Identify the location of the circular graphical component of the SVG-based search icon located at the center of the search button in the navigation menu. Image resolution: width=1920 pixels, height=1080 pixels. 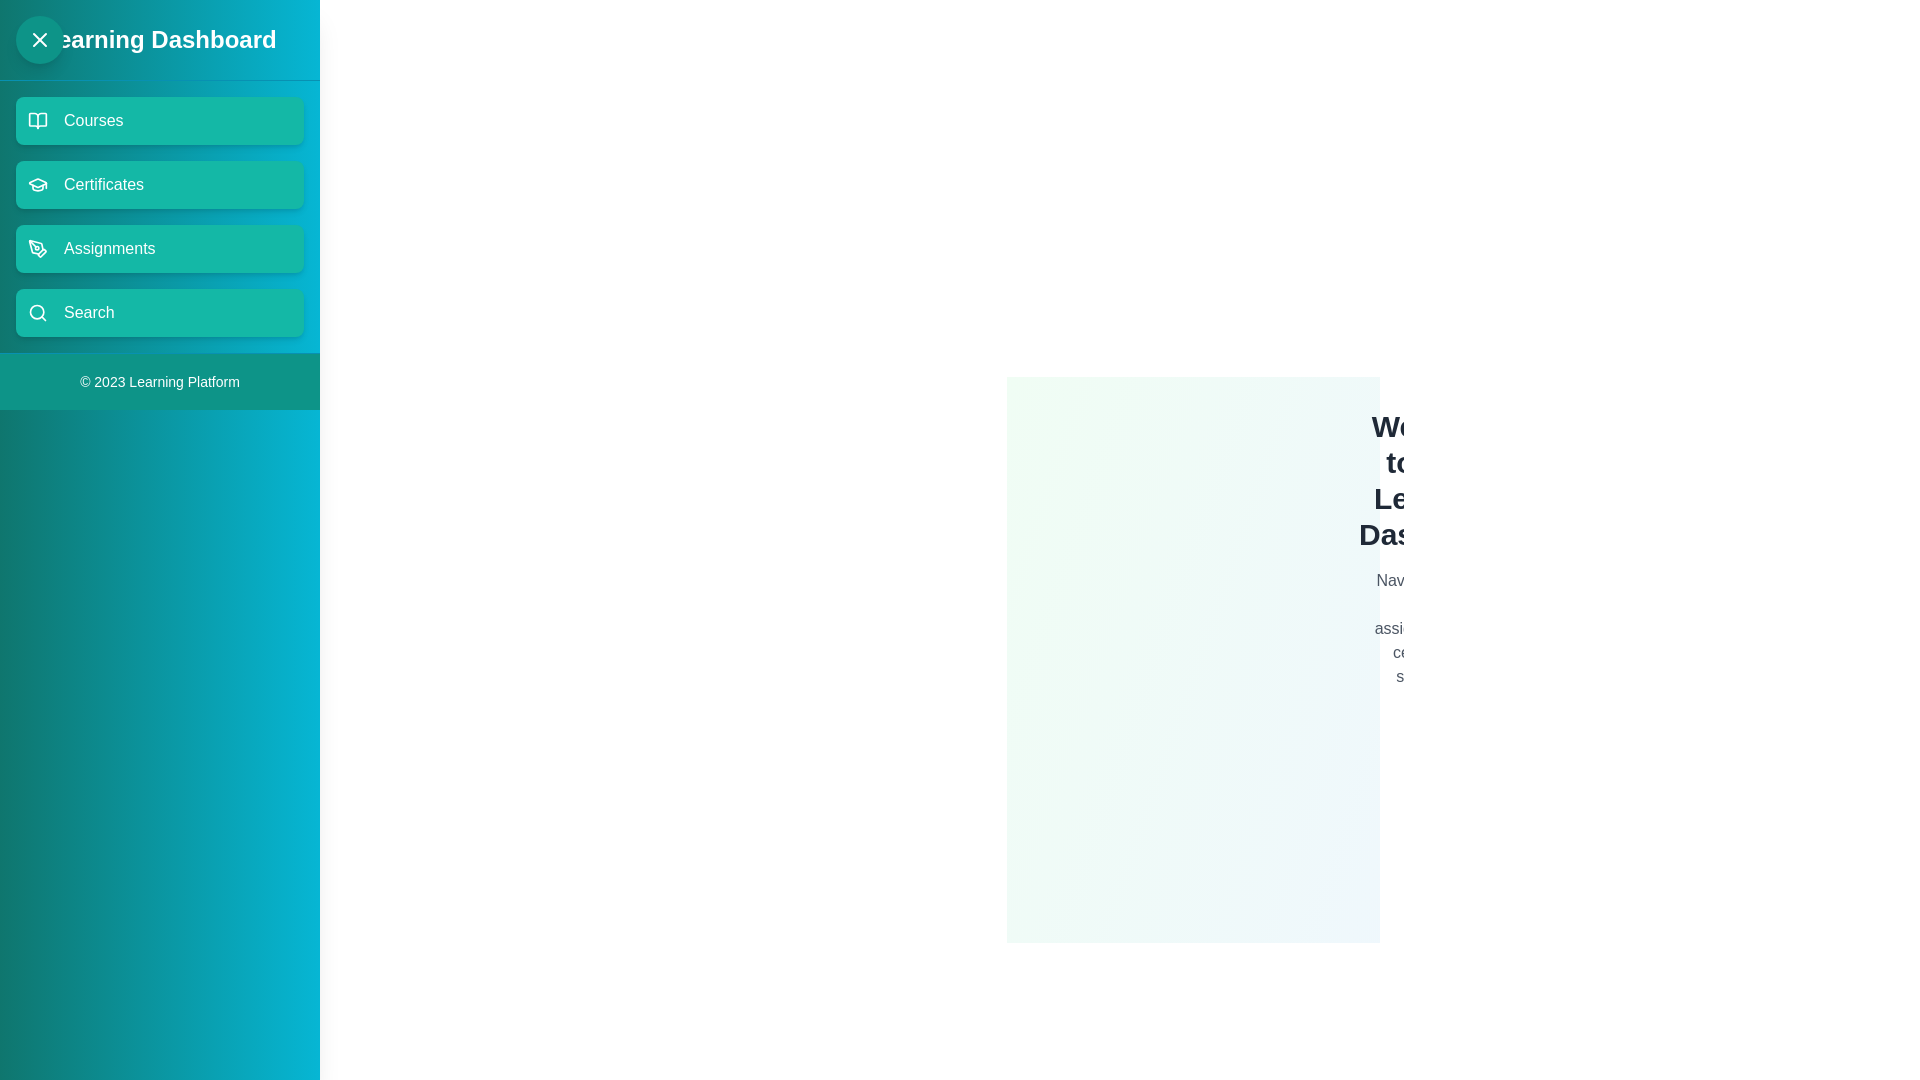
(37, 312).